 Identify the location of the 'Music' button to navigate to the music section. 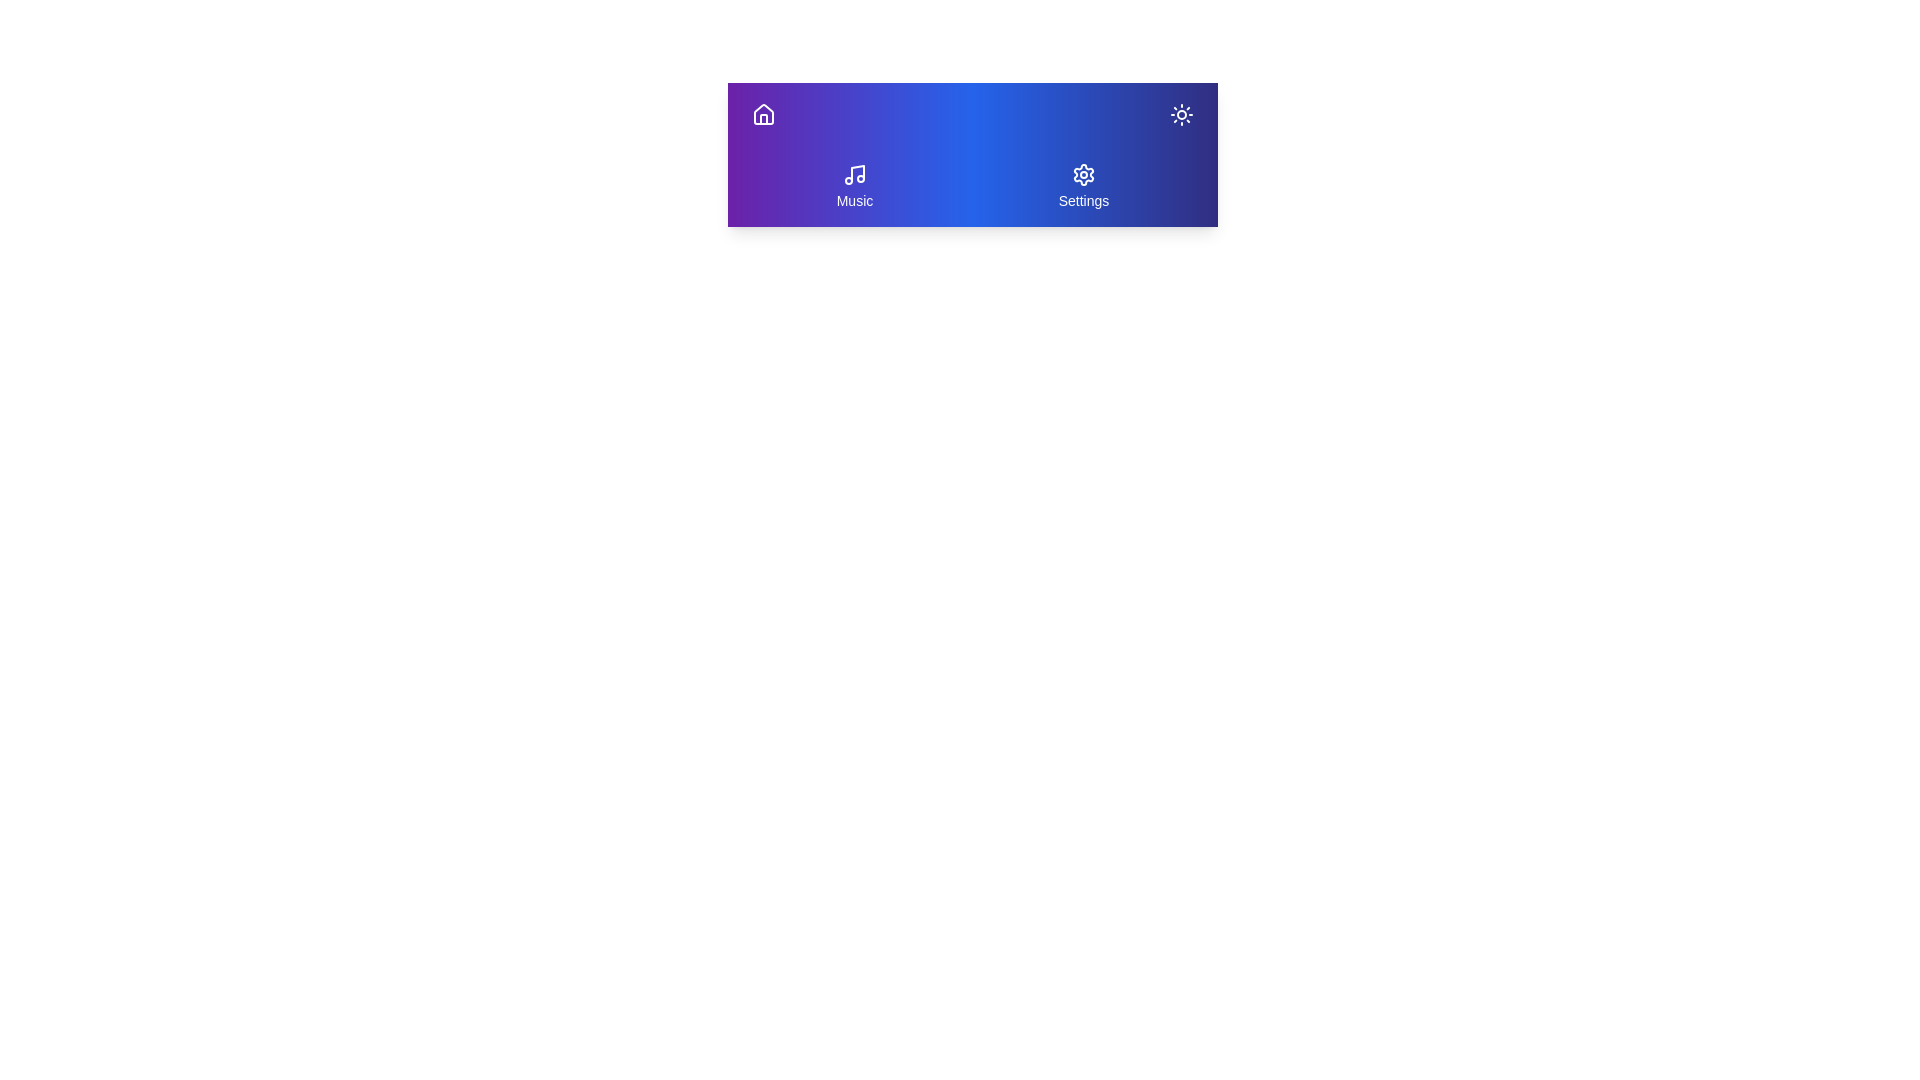
(854, 186).